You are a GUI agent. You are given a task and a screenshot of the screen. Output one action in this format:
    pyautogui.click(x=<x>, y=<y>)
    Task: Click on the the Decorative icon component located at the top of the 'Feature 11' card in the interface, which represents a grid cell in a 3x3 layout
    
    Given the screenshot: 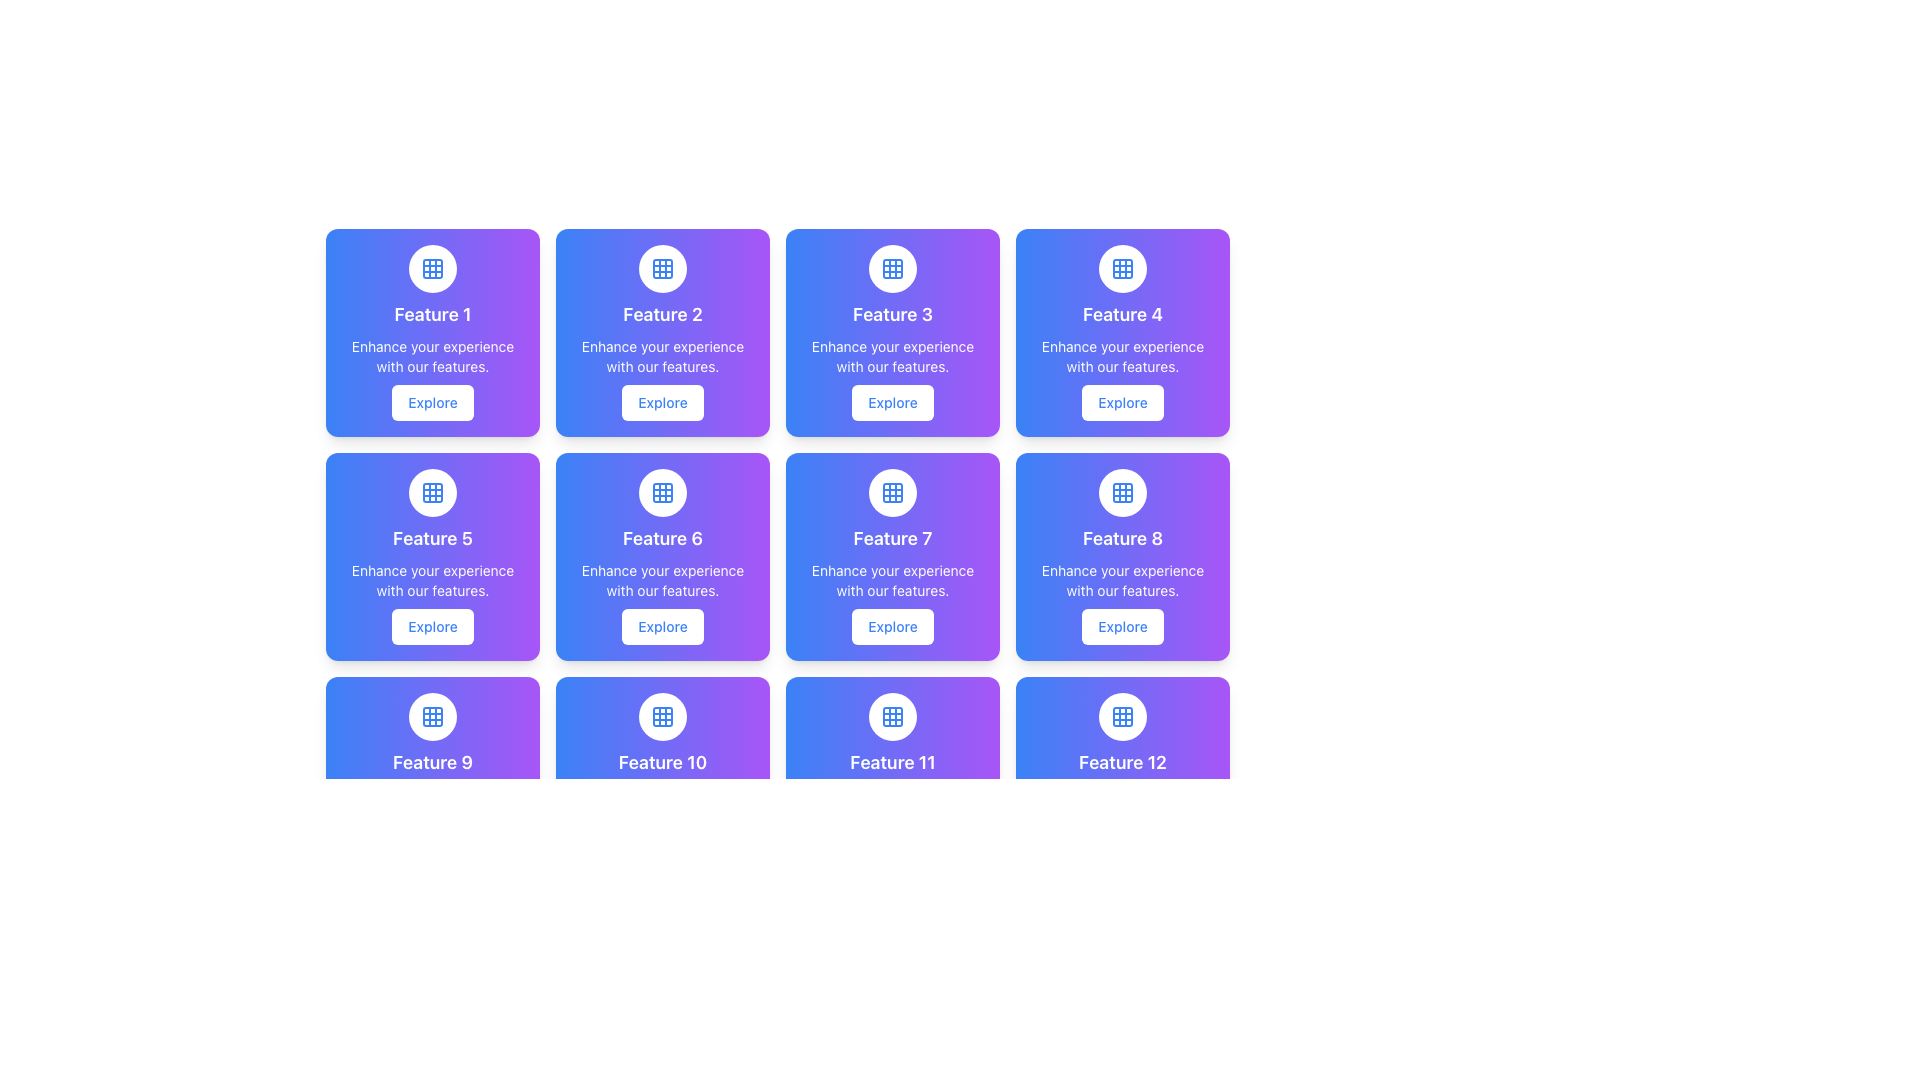 What is the action you would take?
    pyautogui.click(x=891, y=716)
    